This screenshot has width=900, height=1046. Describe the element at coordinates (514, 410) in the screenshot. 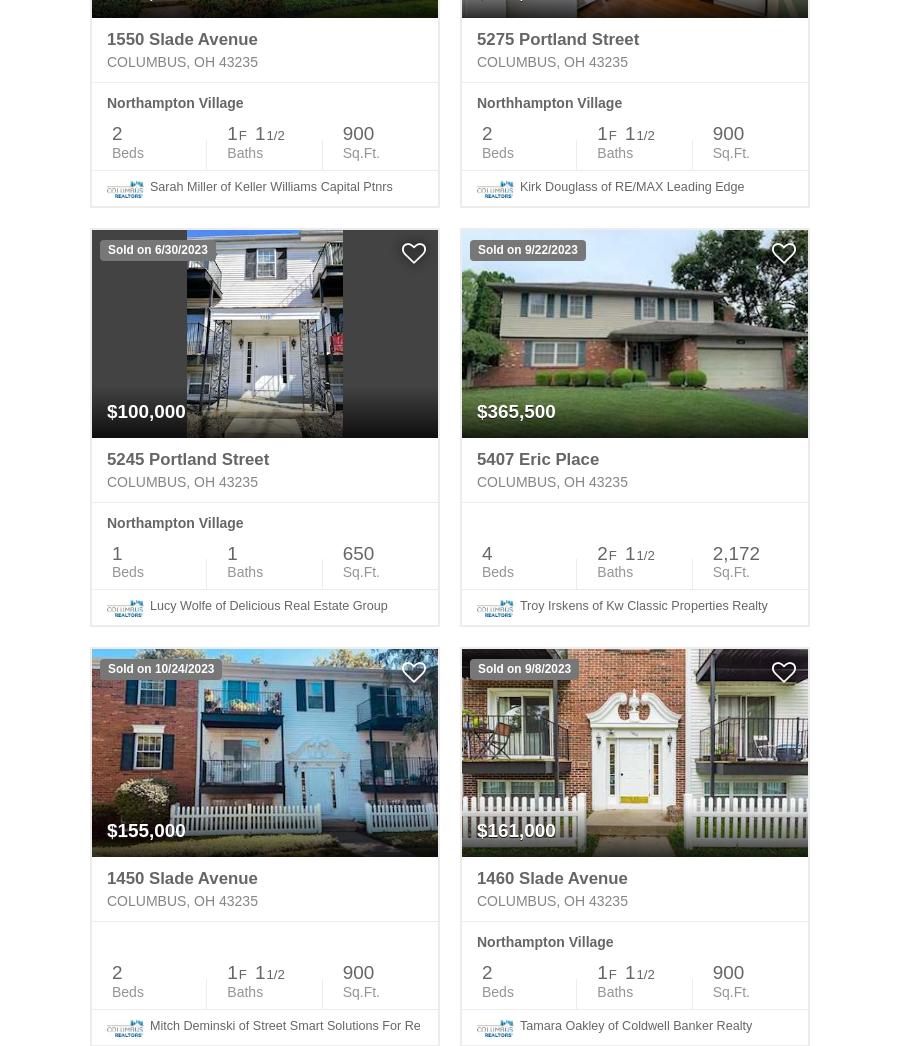

I see `'$365,500'` at that location.